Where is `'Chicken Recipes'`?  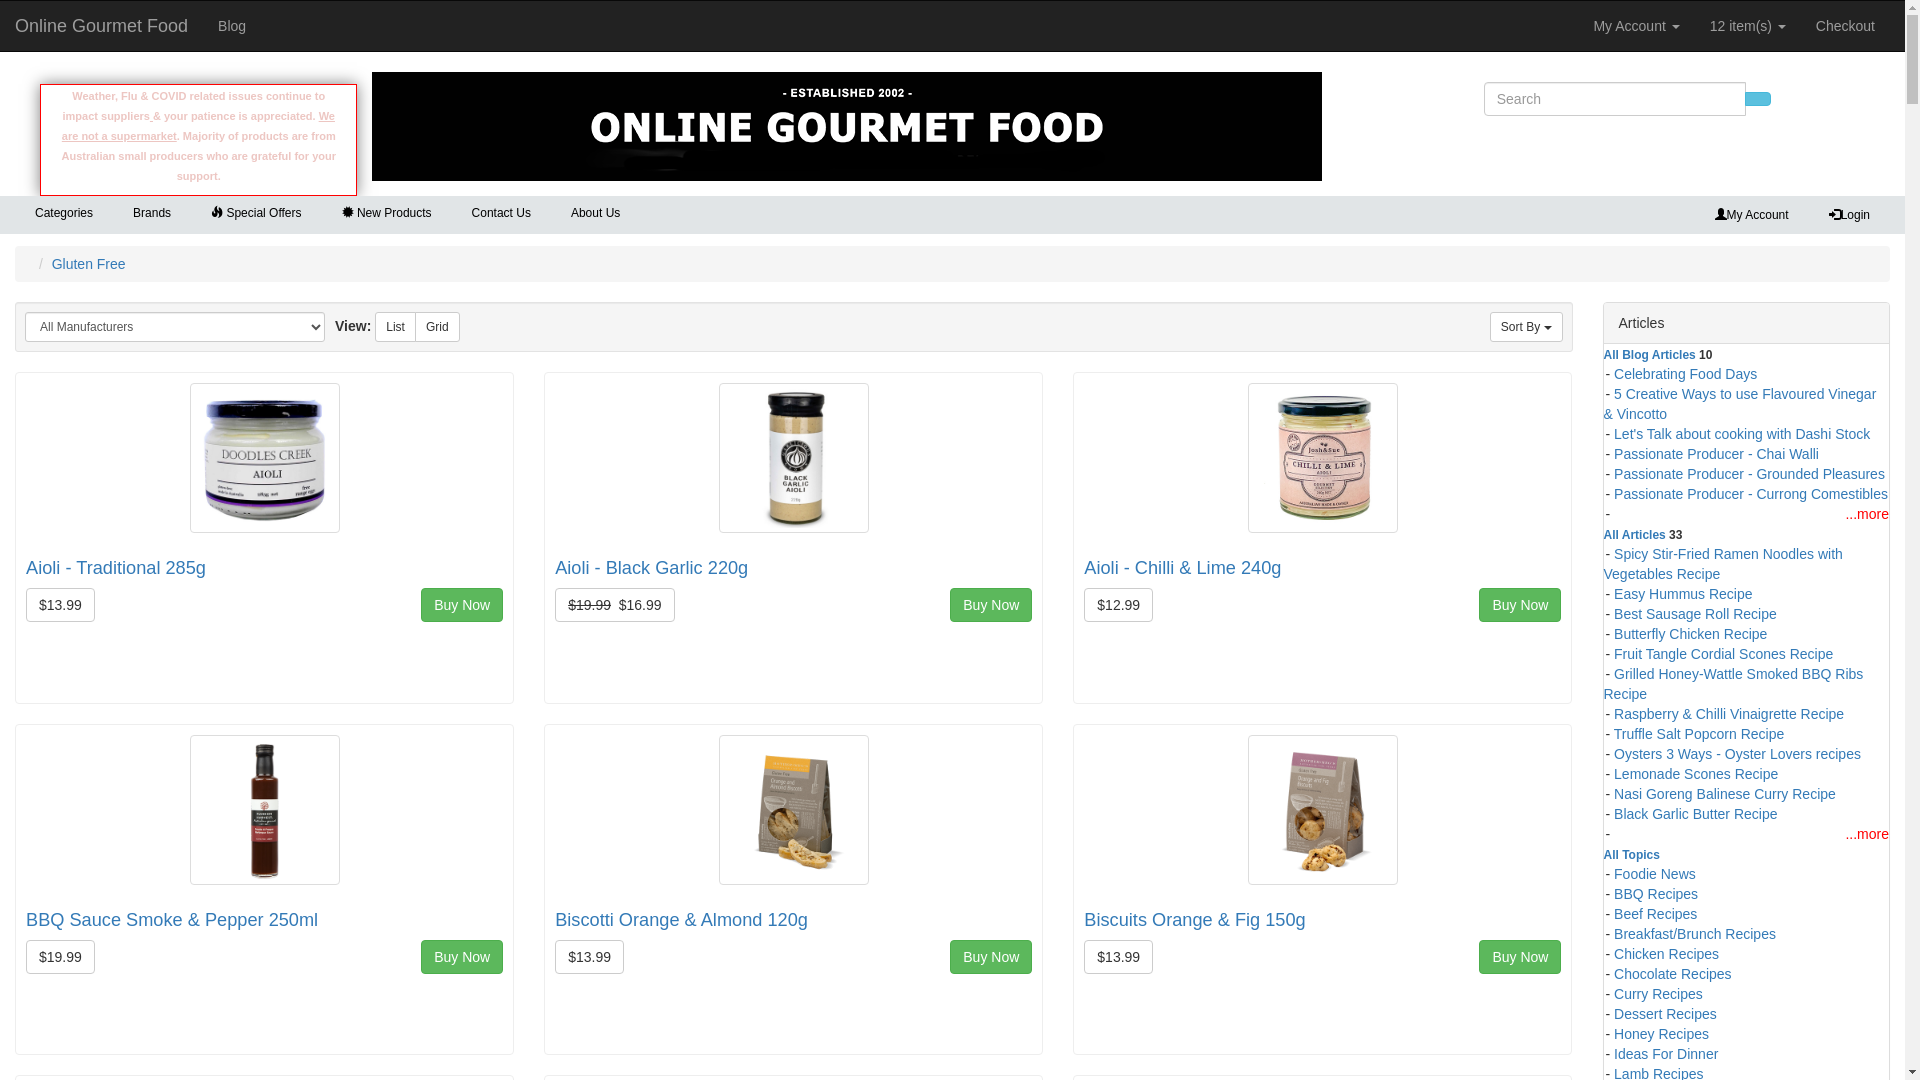
'Chicken Recipes' is located at coordinates (1666, 951).